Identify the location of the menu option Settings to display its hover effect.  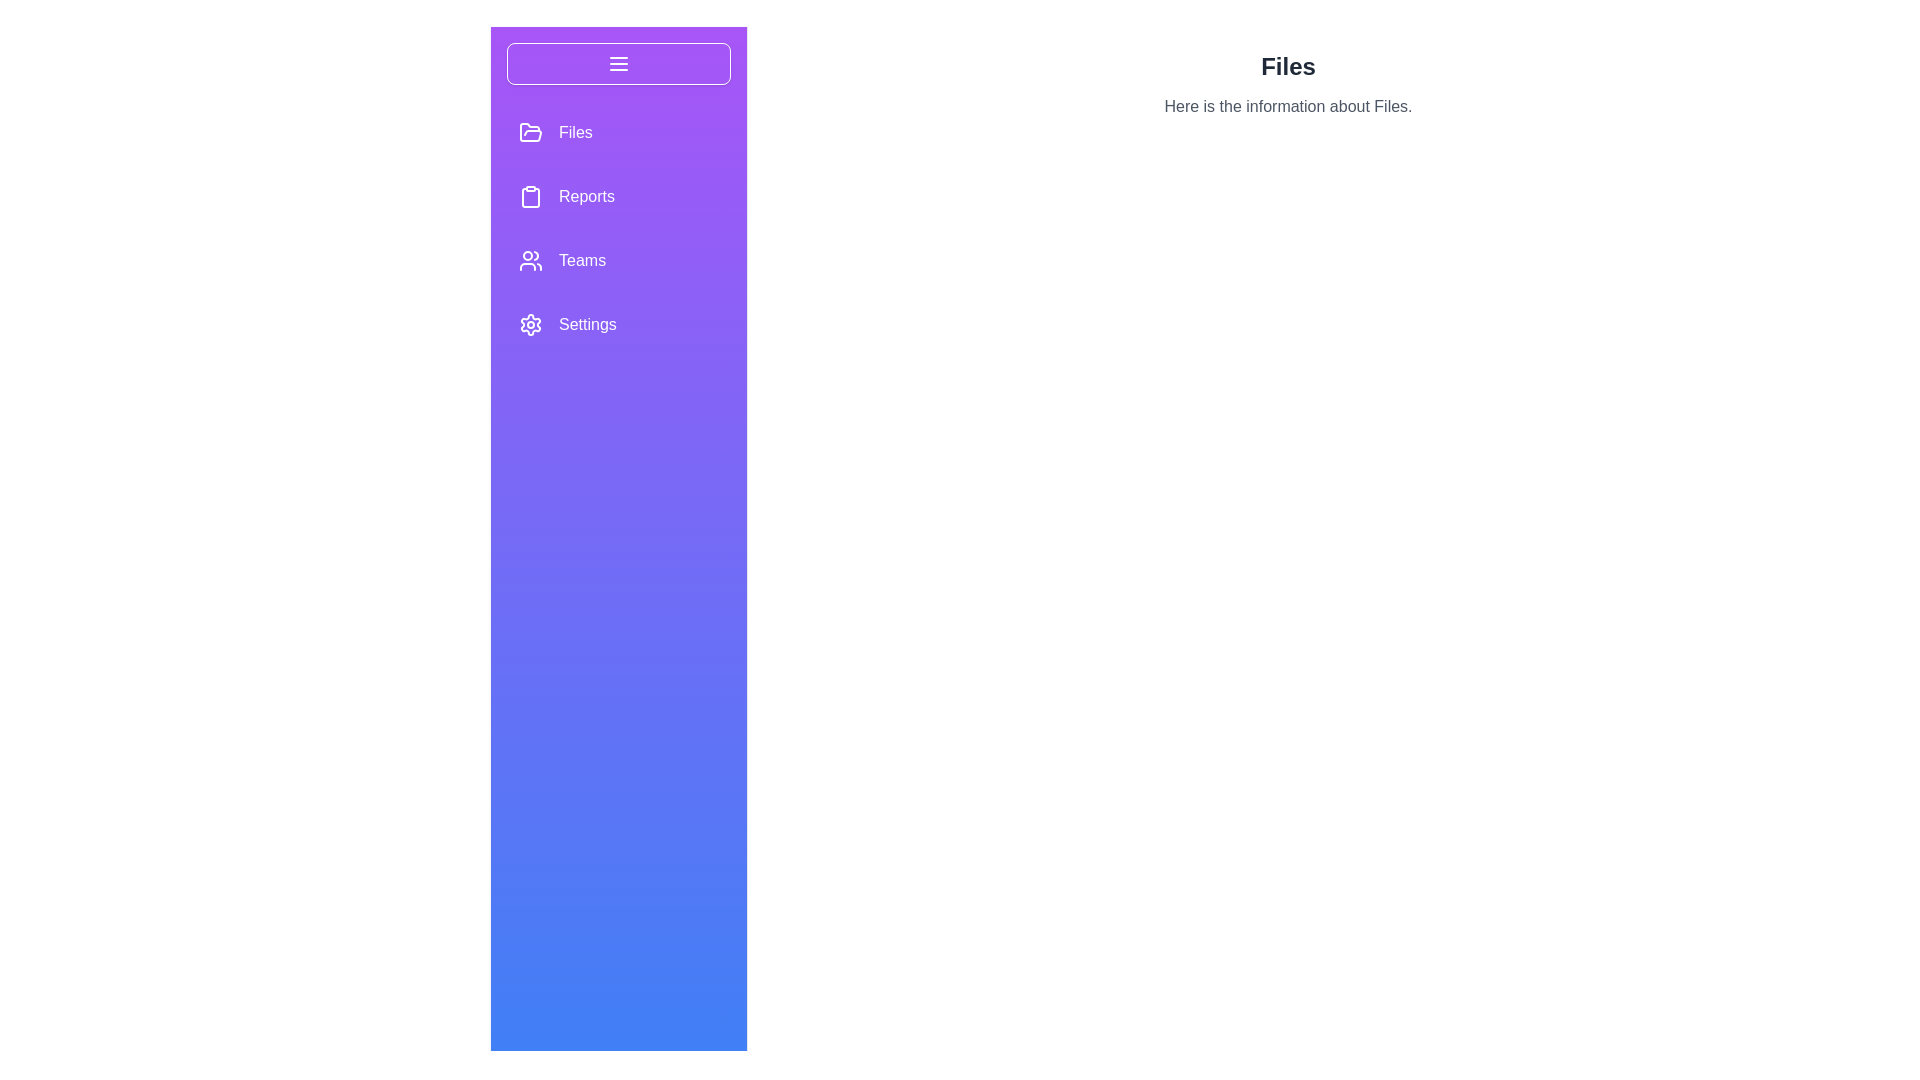
(618, 323).